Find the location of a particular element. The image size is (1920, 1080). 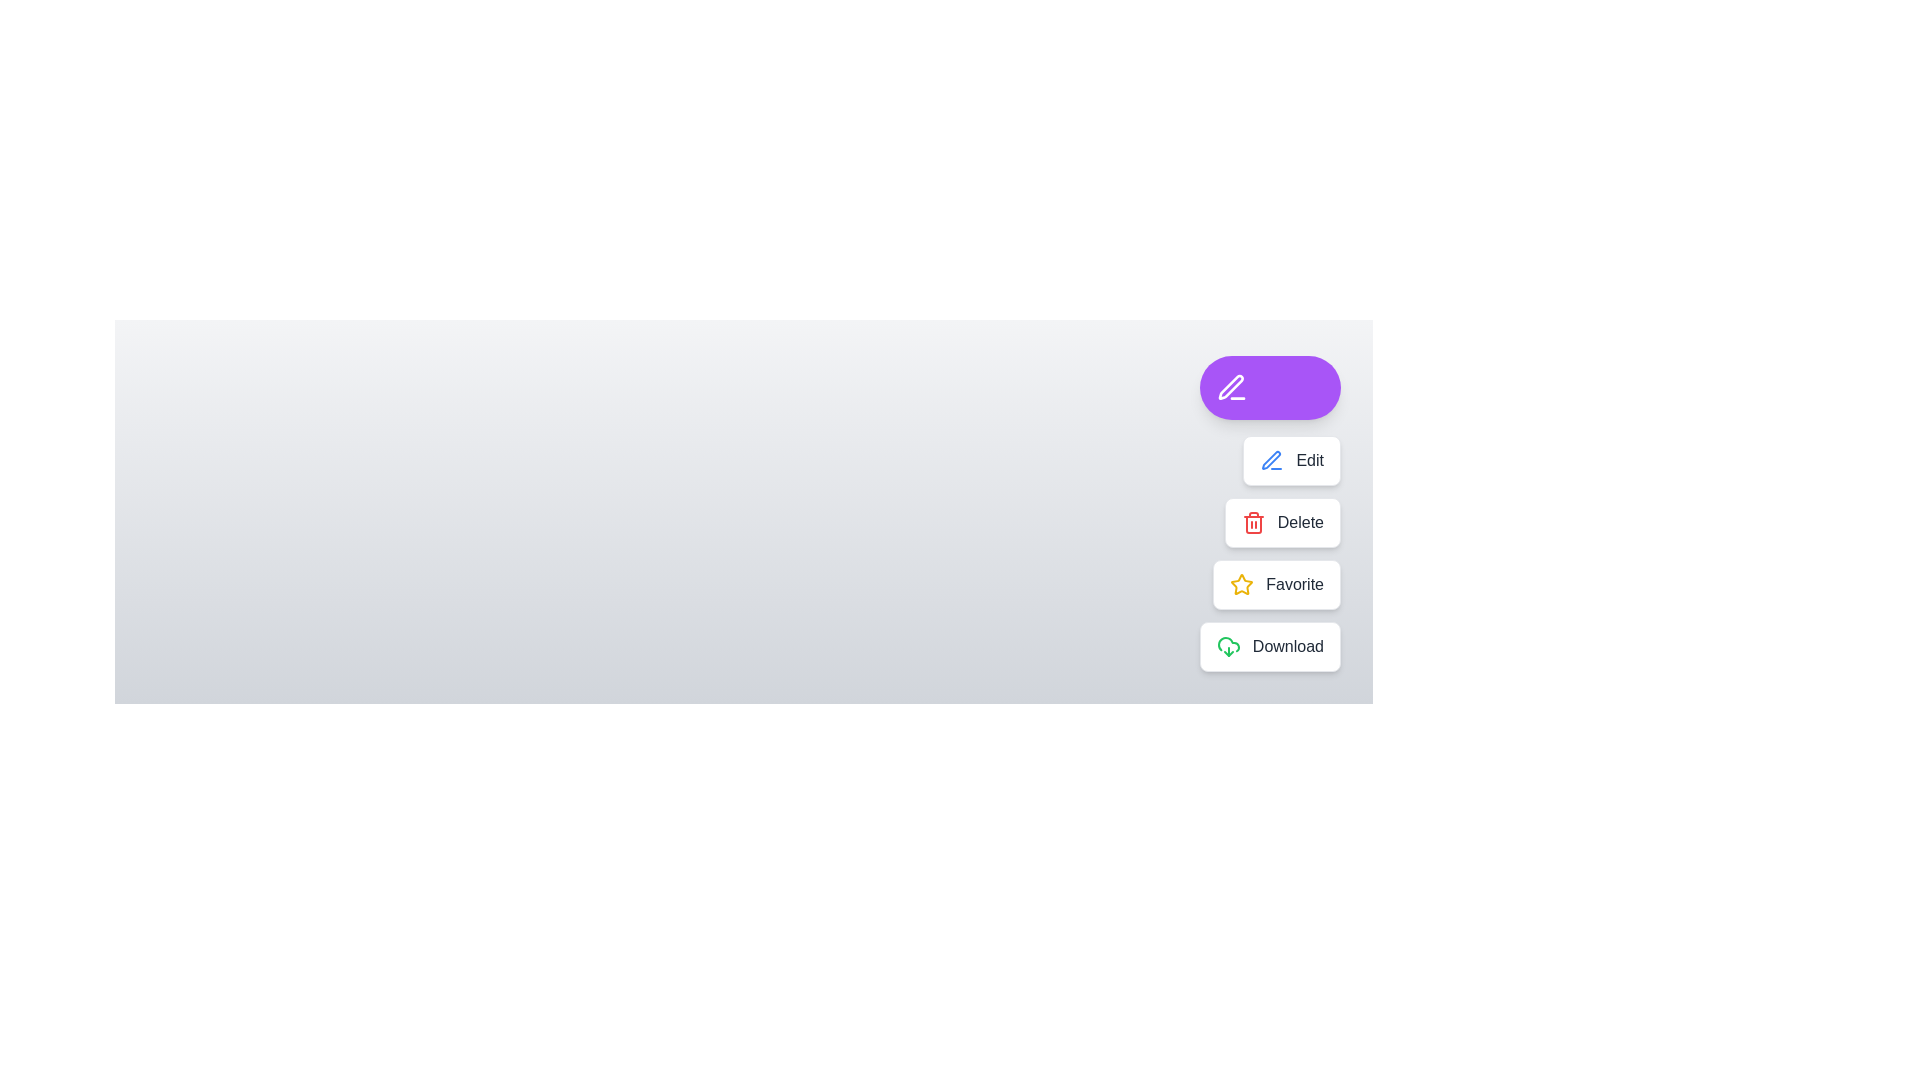

the button labeled Favorite to observe its effect is located at coordinates (1275, 585).